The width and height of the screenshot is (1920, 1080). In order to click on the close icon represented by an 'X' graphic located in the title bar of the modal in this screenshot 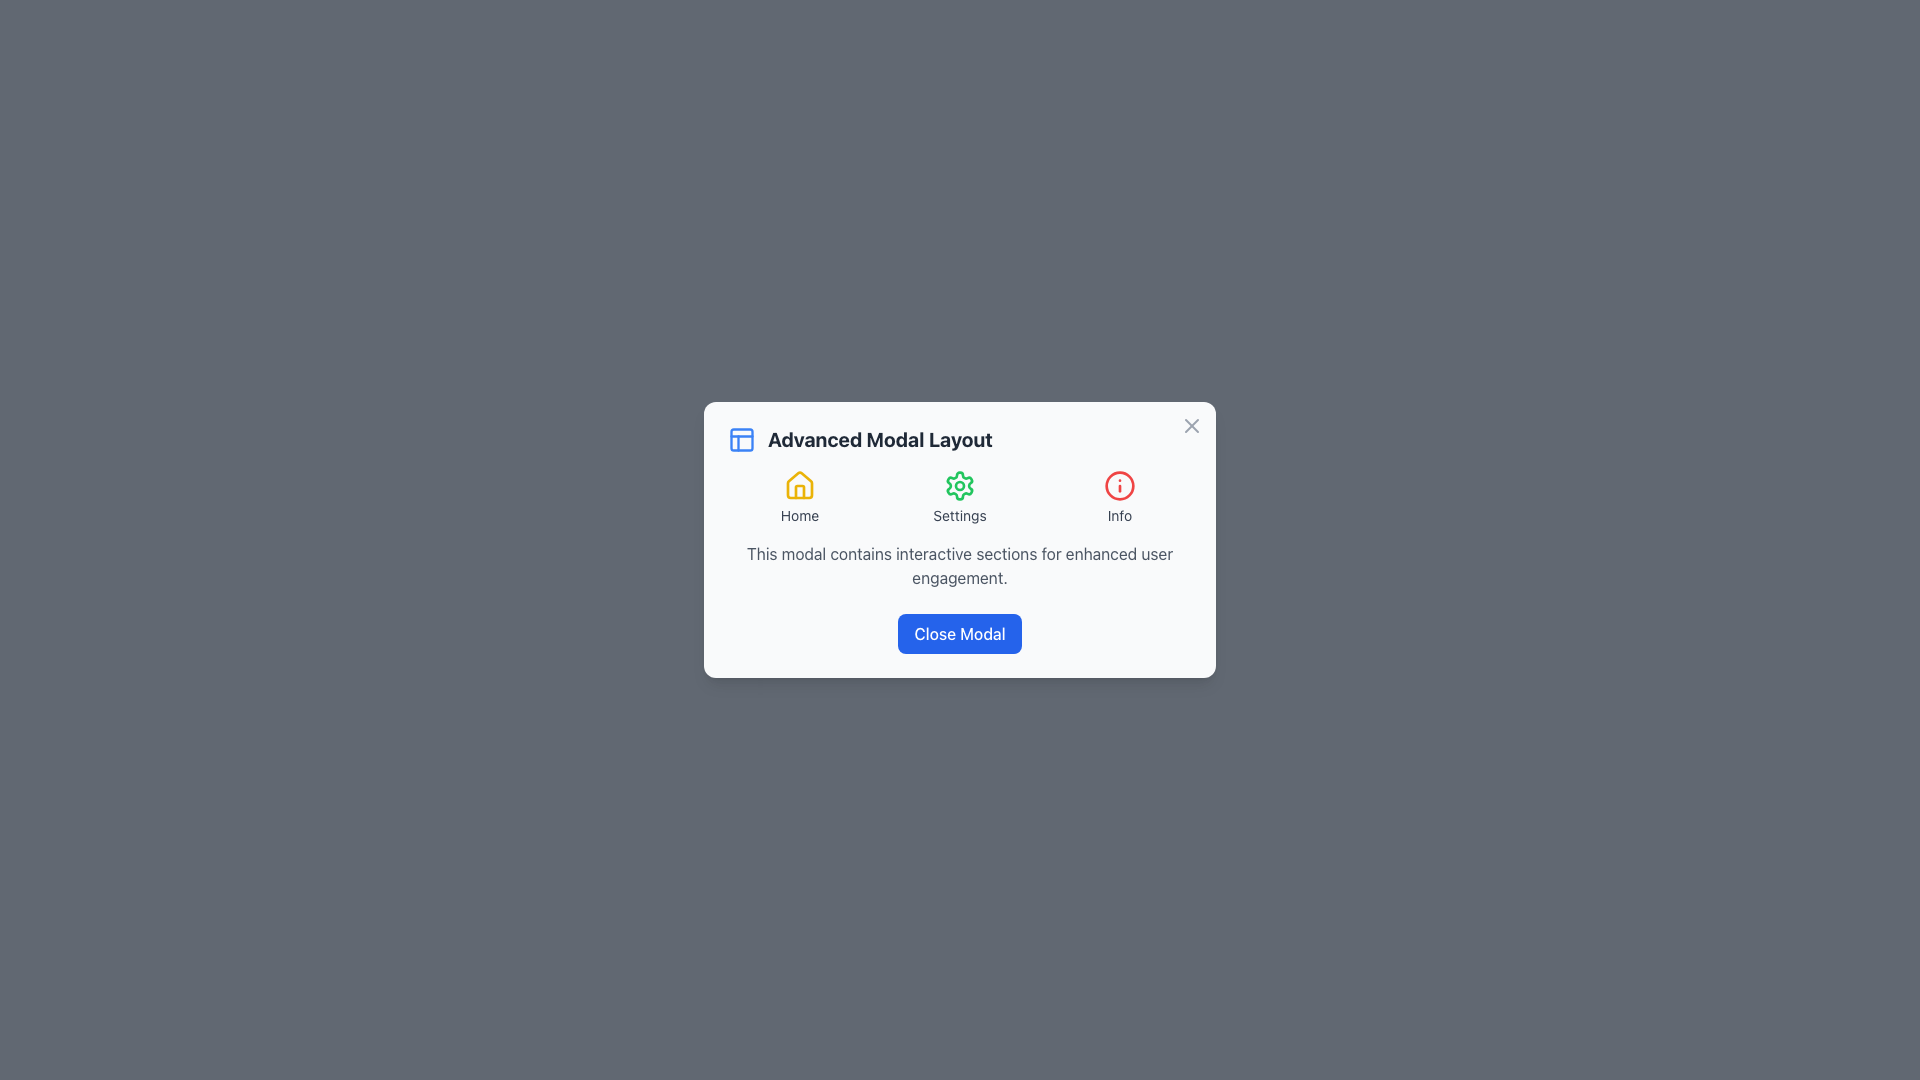, I will do `click(1191, 424)`.